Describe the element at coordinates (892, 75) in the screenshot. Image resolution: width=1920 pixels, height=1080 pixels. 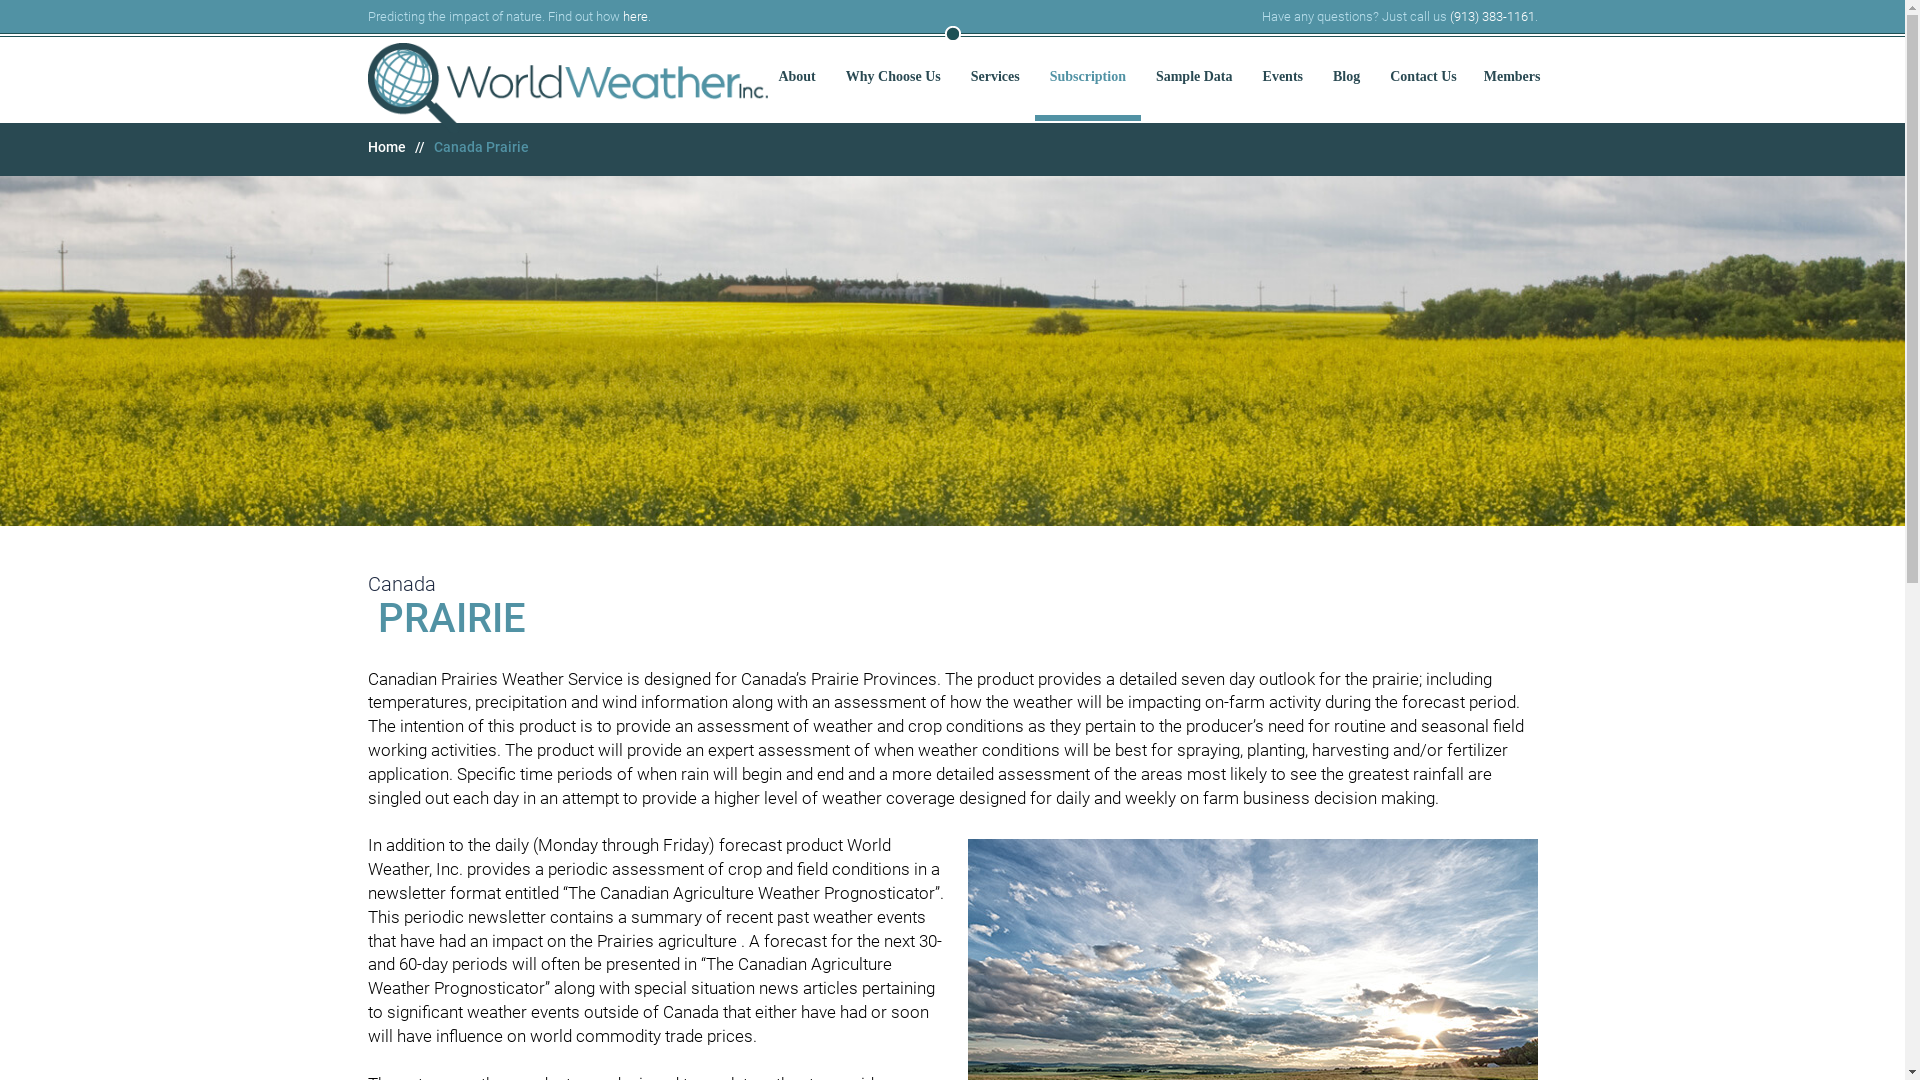
I see `'Why Choose Us'` at that location.